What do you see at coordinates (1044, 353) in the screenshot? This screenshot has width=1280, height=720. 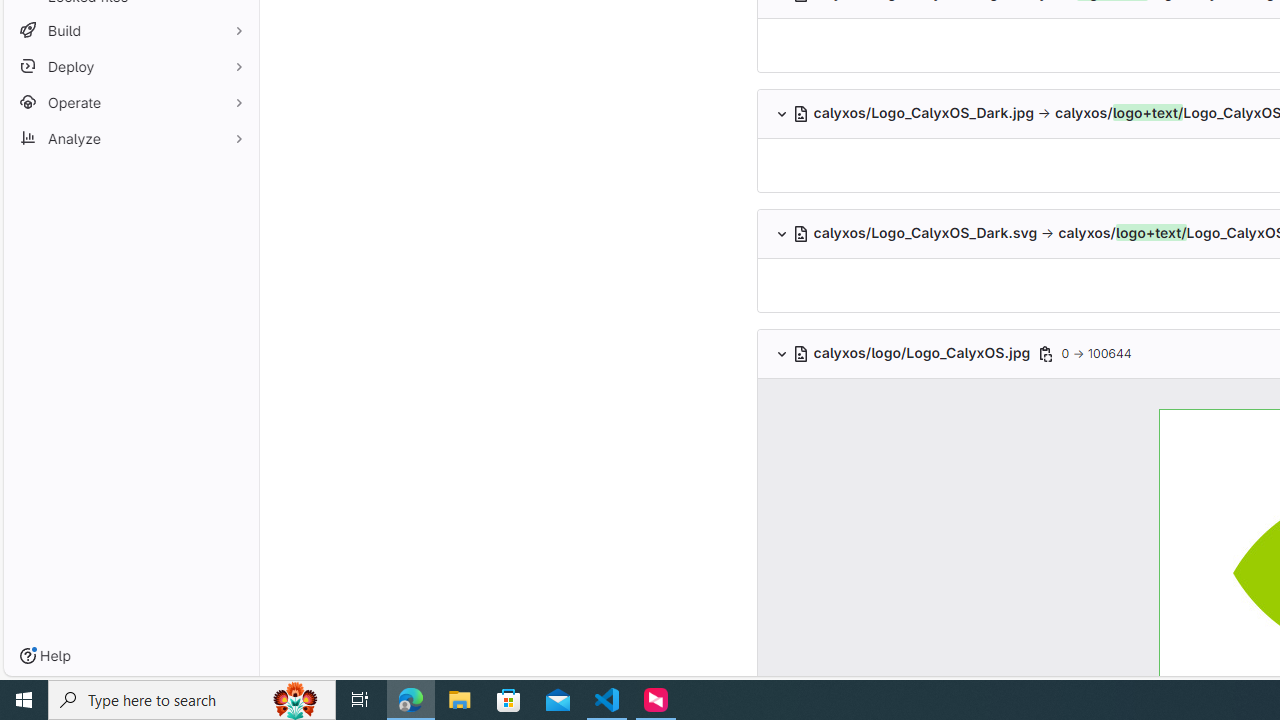 I see `'Copy file path'` at bounding box center [1044, 353].